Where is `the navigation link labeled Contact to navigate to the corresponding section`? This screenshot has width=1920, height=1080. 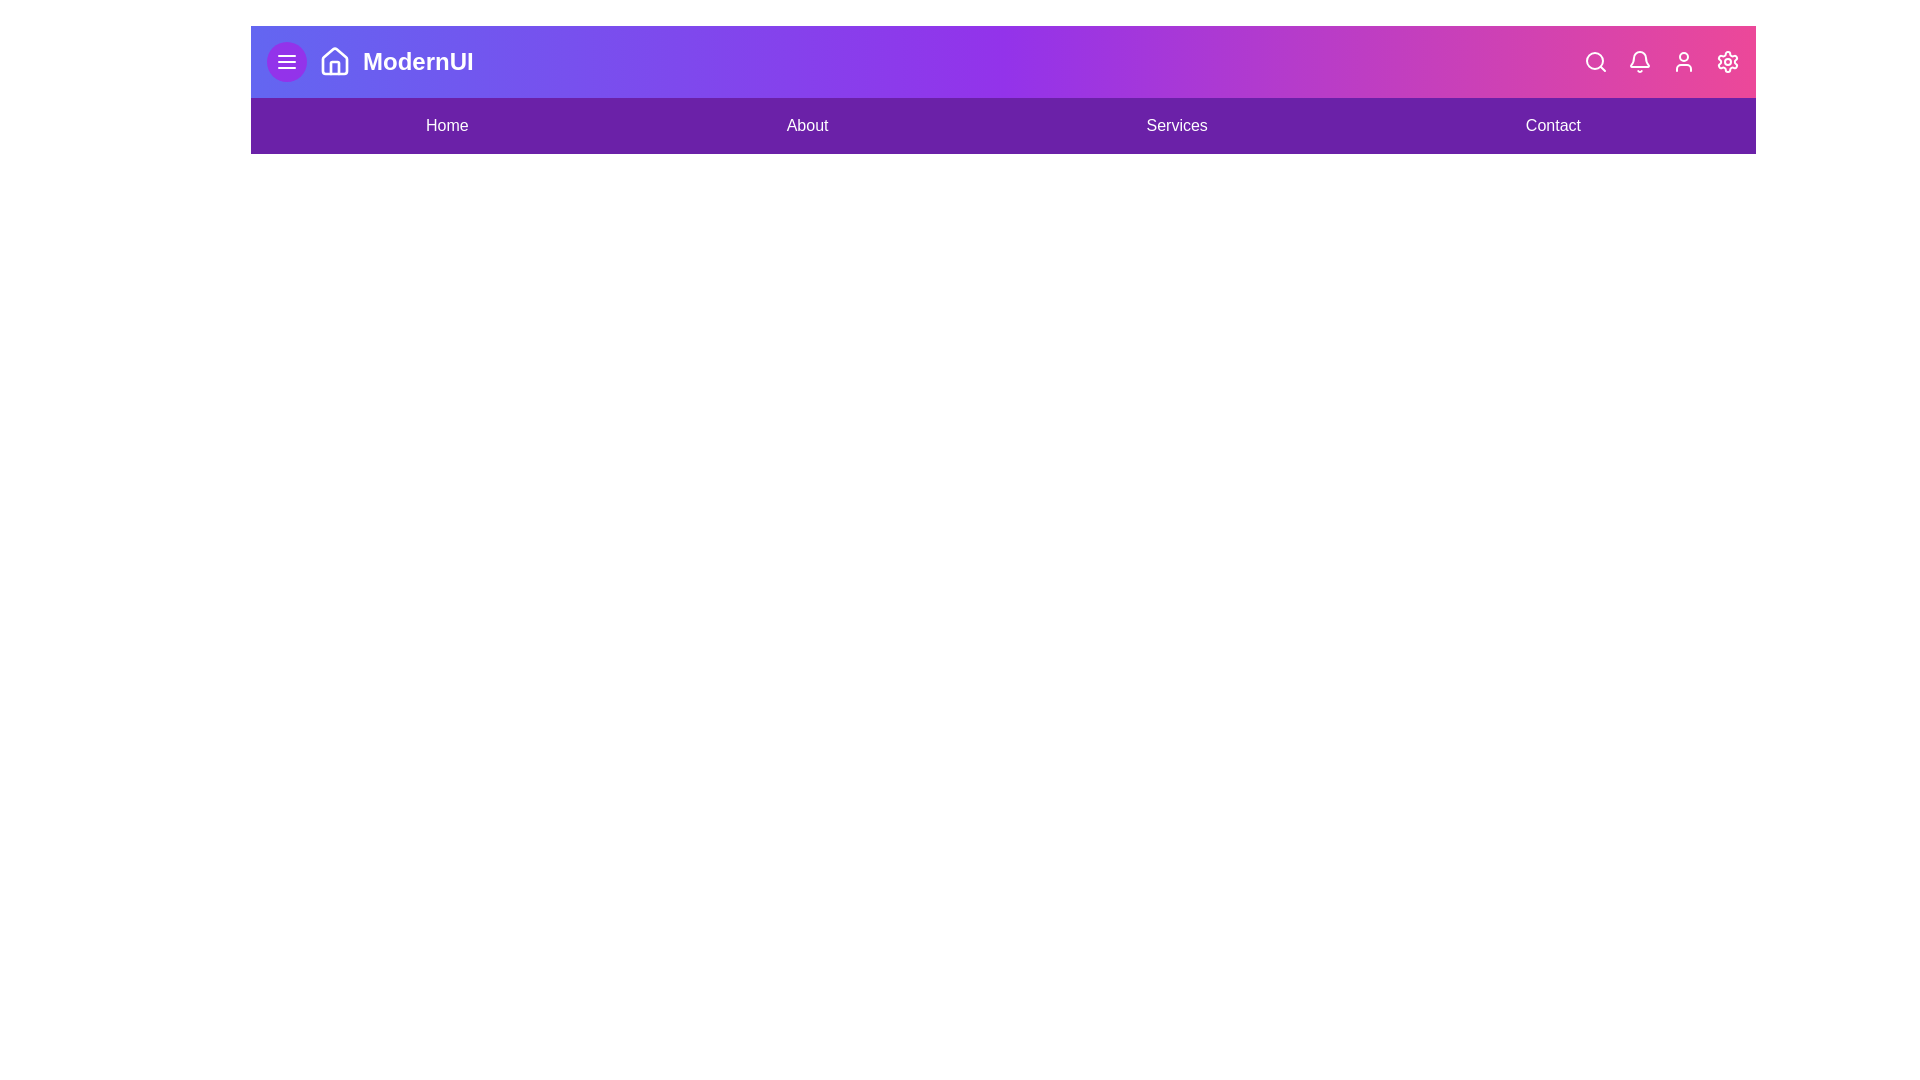 the navigation link labeled Contact to navigate to the corresponding section is located at coordinates (1552, 126).